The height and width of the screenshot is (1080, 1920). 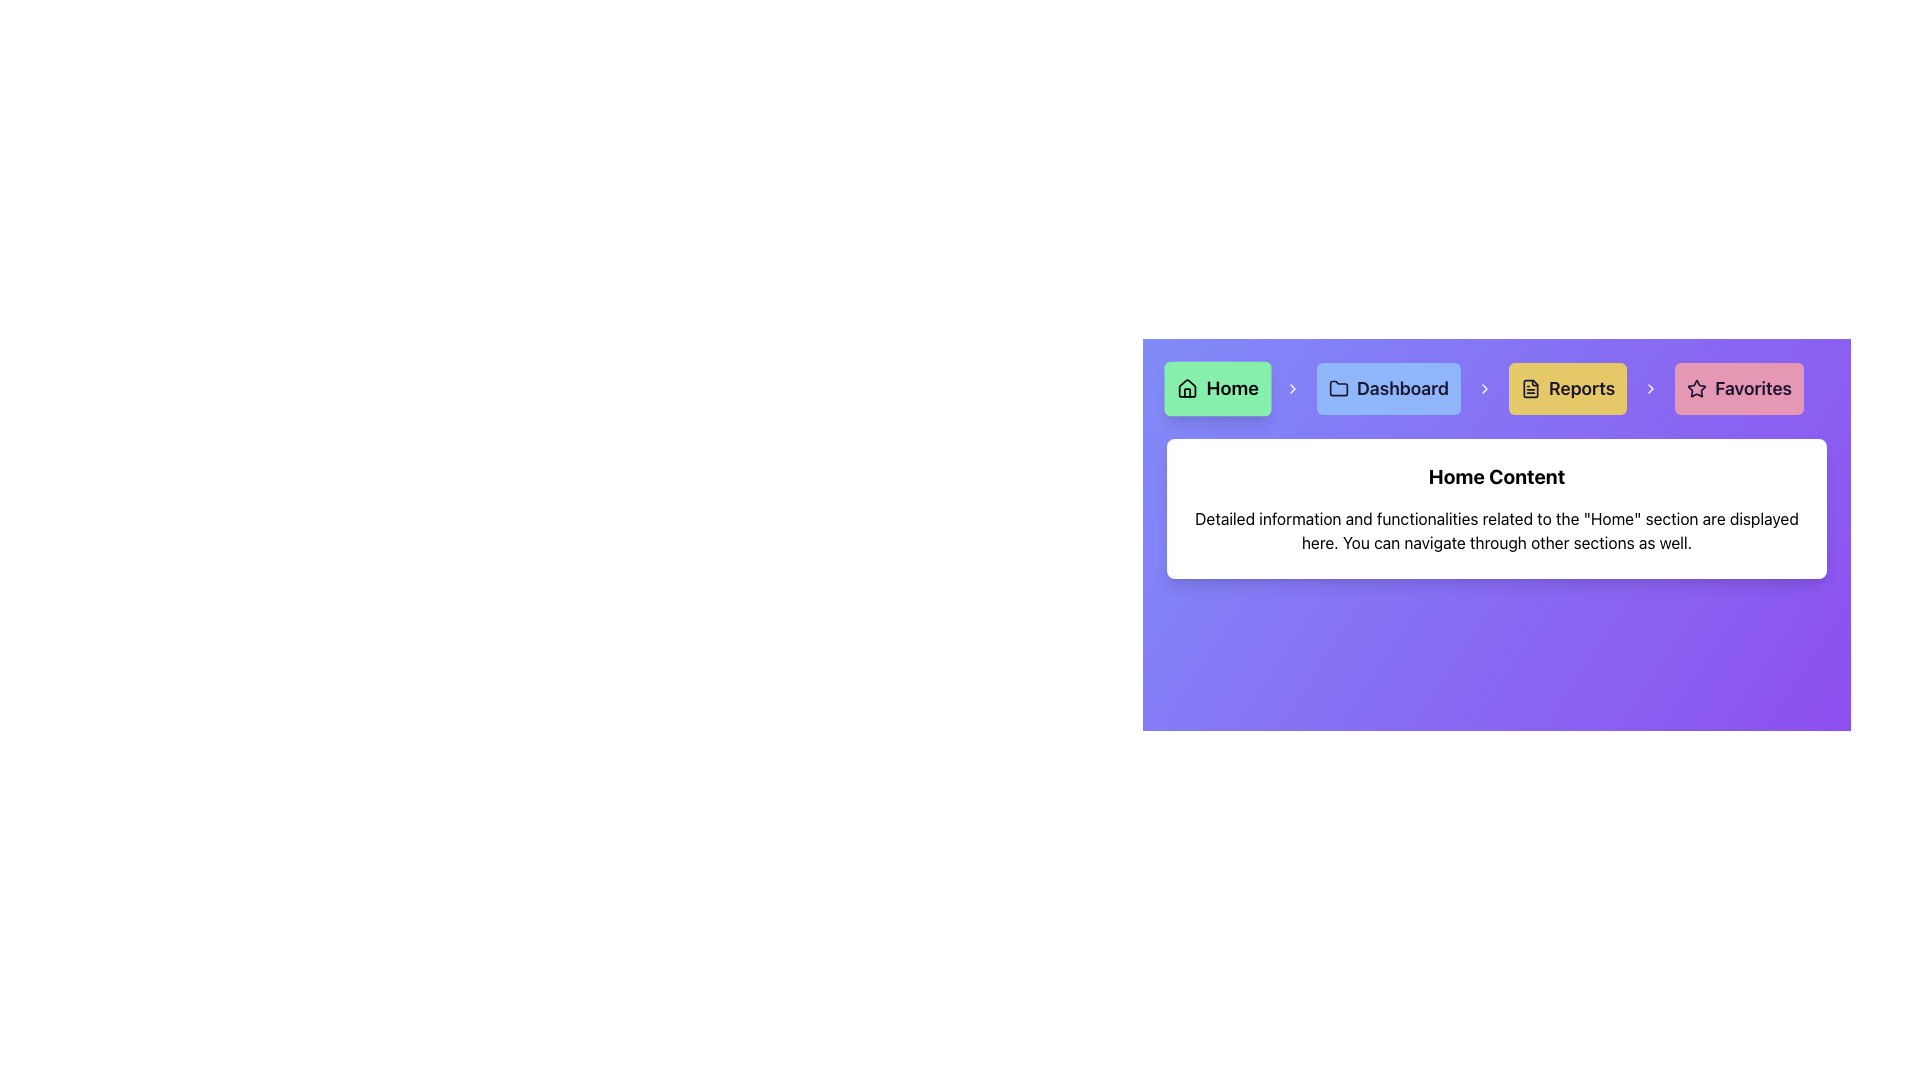 What do you see at coordinates (1752, 389) in the screenshot?
I see `the 'Favorites' text label located in the fourth navigation button with a pink background, positioned to the right of a star icon` at bounding box center [1752, 389].